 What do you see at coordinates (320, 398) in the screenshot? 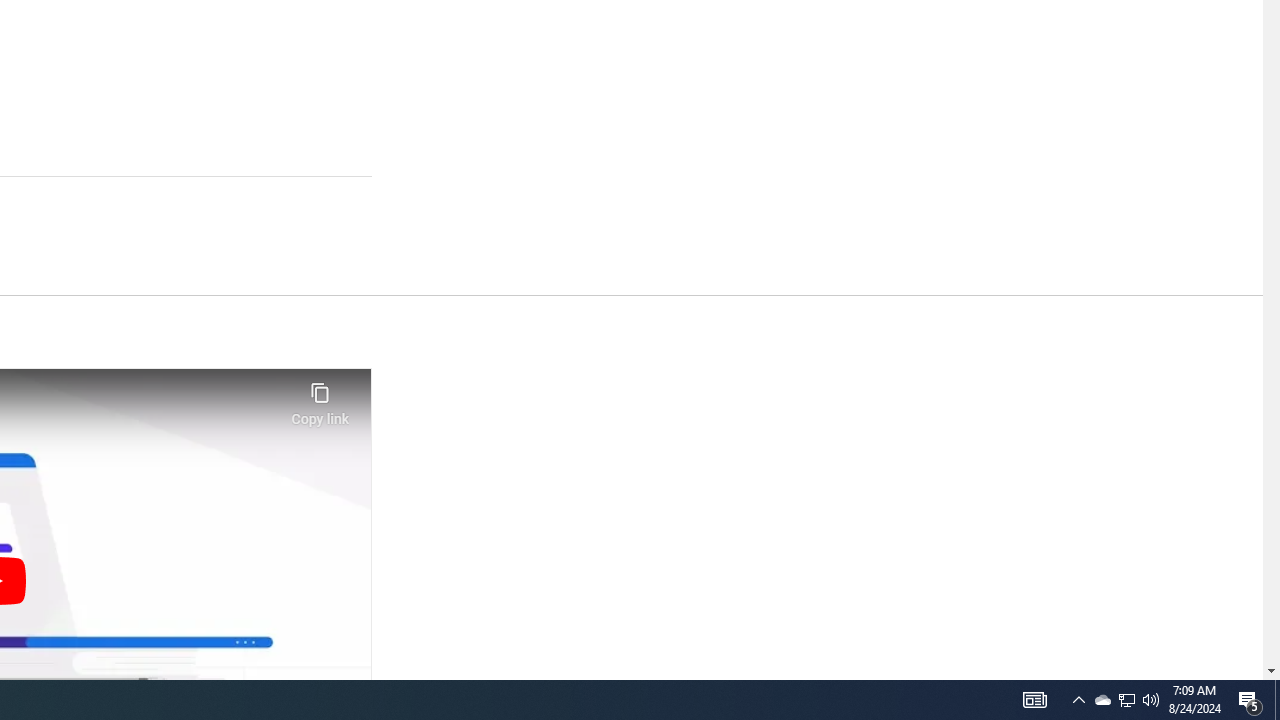
I see `'Copy link'` at bounding box center [320, 398].